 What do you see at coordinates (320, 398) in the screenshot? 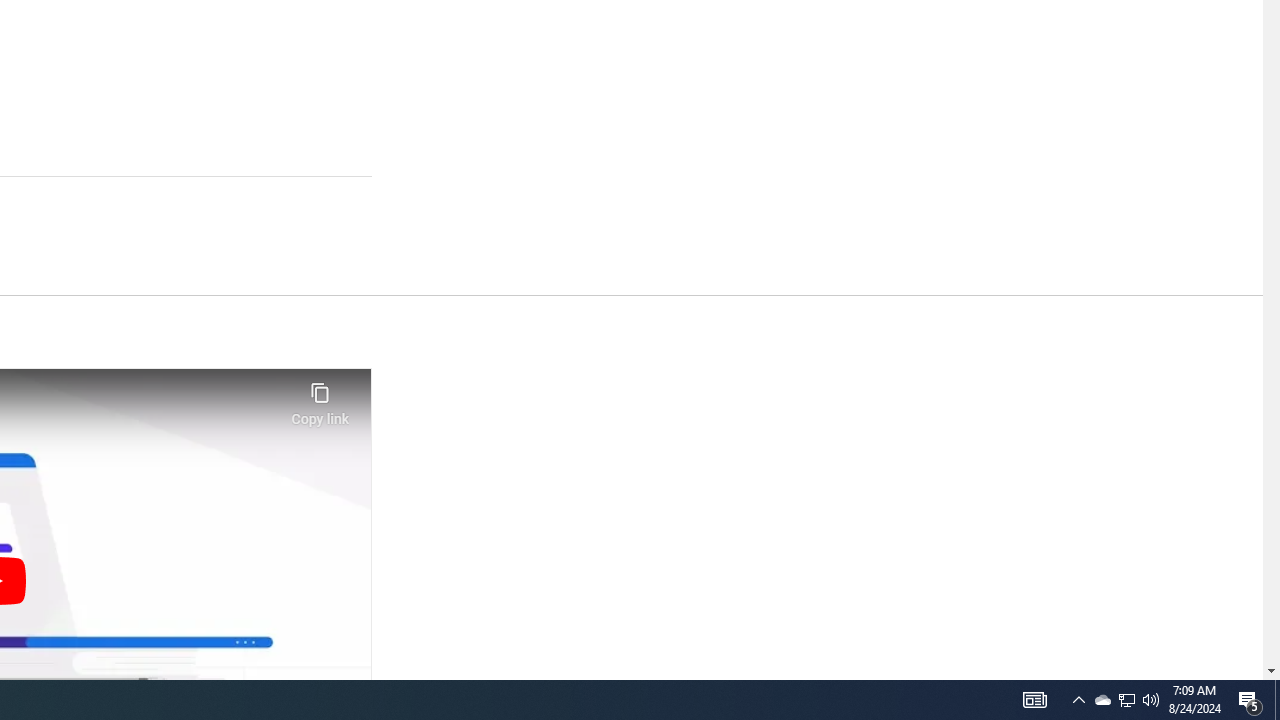
I see `'Copy link'` at bounding box center [320, 398].